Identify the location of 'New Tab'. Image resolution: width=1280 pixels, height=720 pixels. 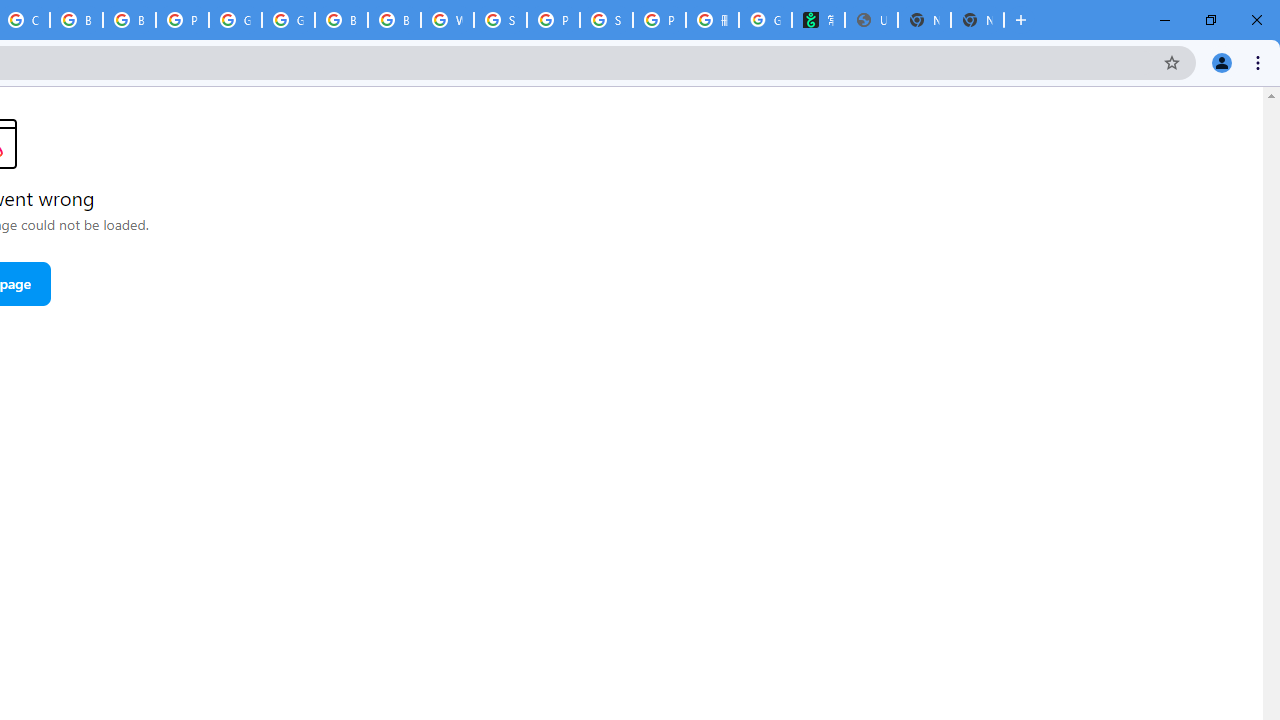
(977, 20).